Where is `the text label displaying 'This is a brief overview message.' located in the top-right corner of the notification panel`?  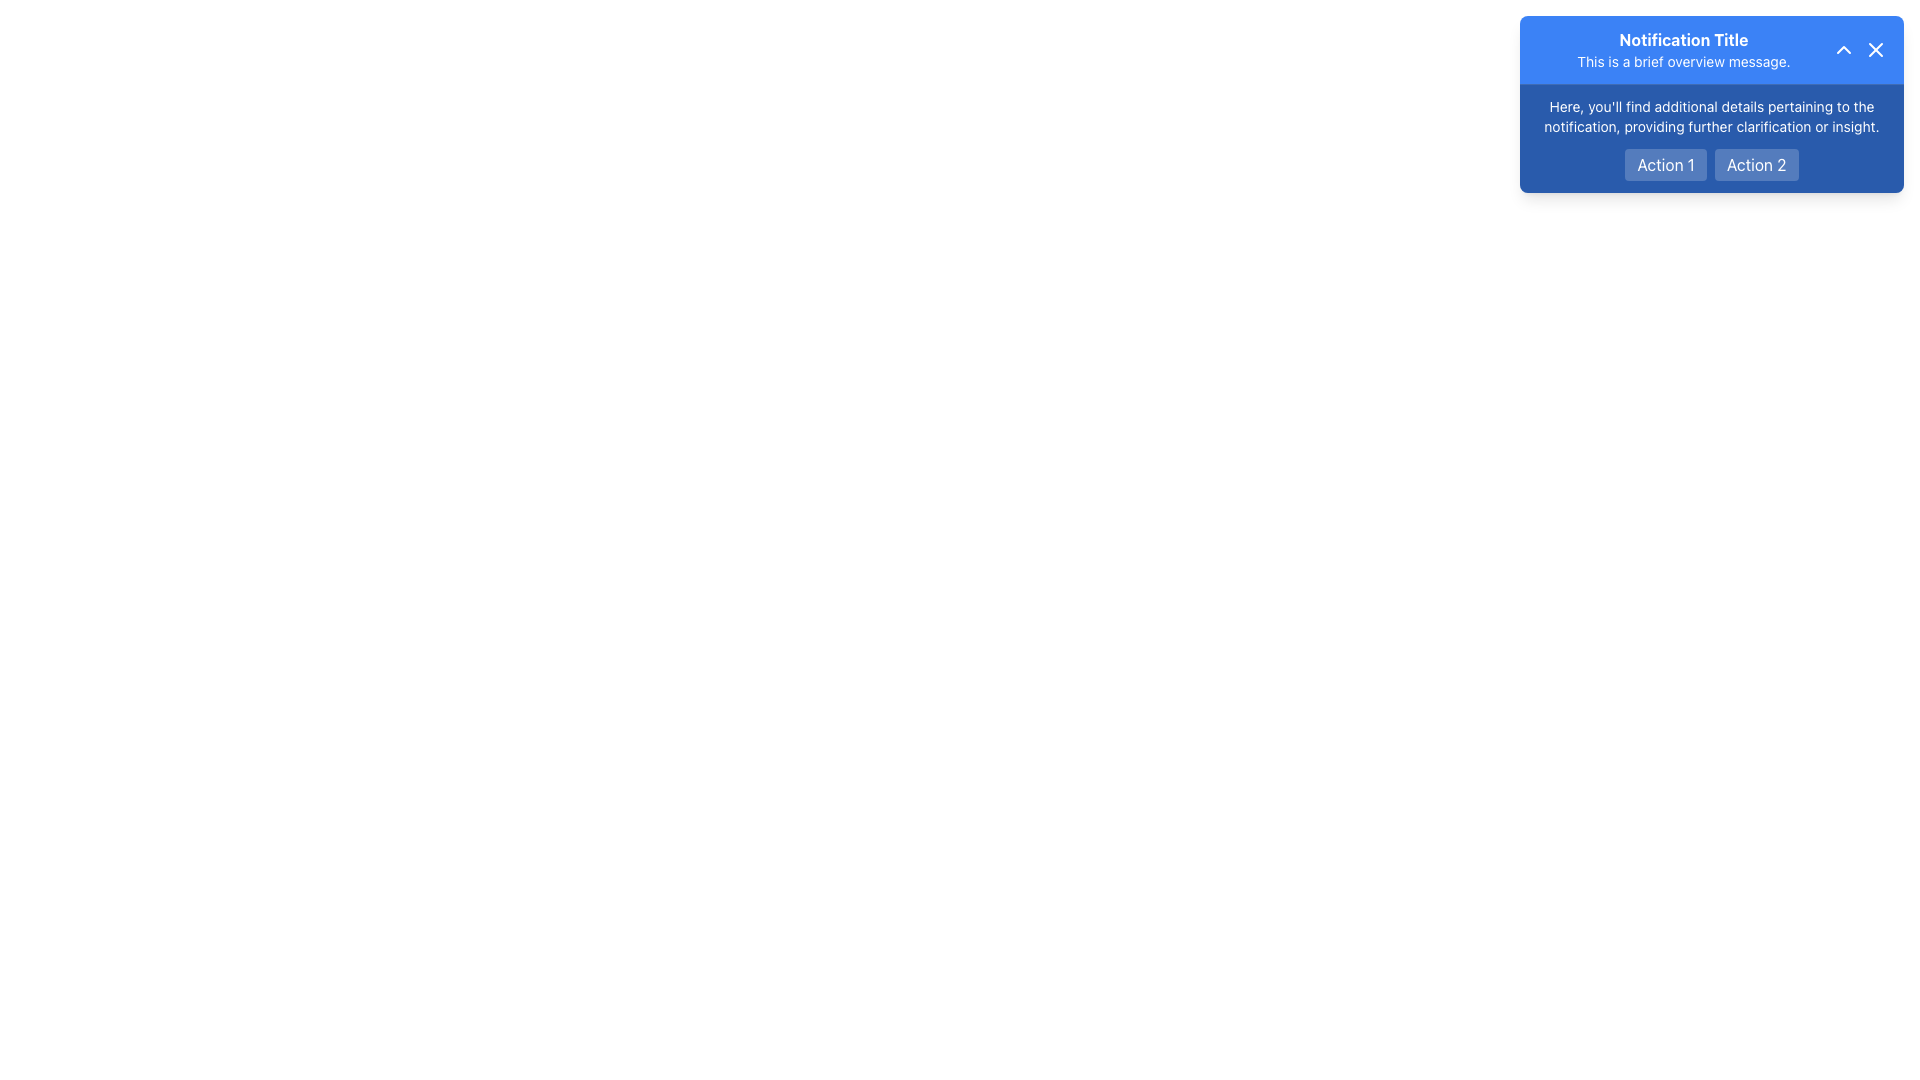
the text label displaying 'This is a brief overview message.' located in the top-right corner of the notification panel is located at coordinates (1683, 60).